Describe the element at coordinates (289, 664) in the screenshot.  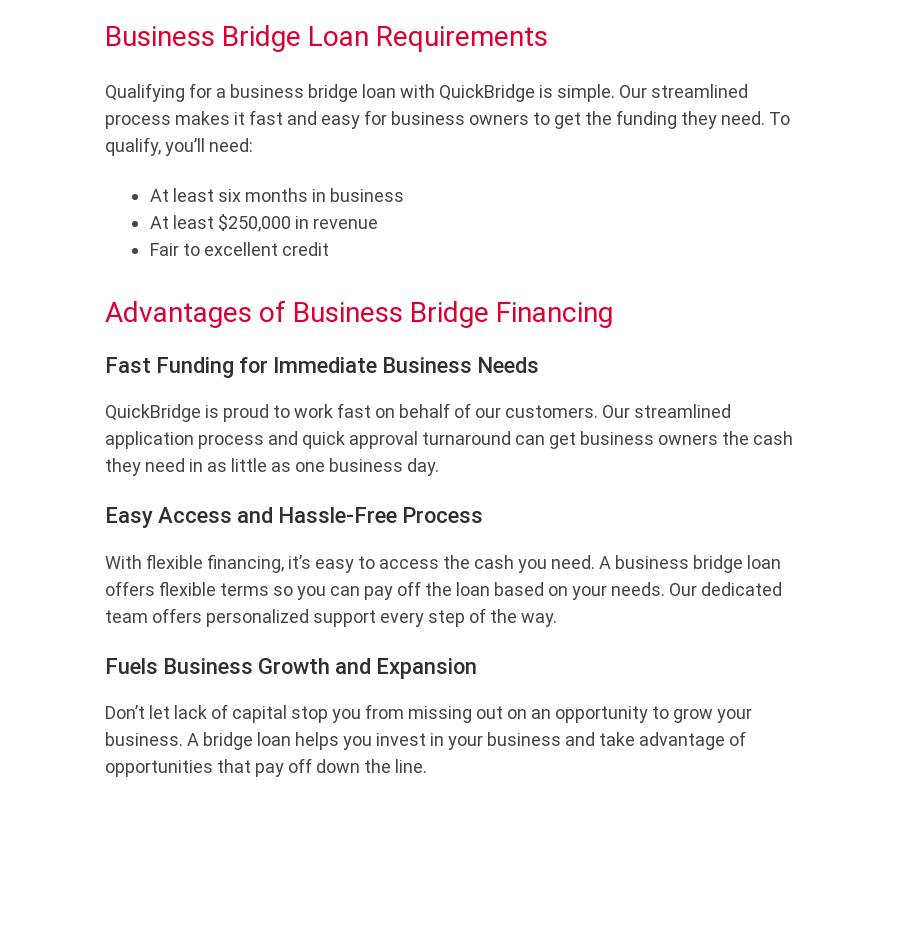
I see `'Fuels Business Growth and Expansion'` at that location.